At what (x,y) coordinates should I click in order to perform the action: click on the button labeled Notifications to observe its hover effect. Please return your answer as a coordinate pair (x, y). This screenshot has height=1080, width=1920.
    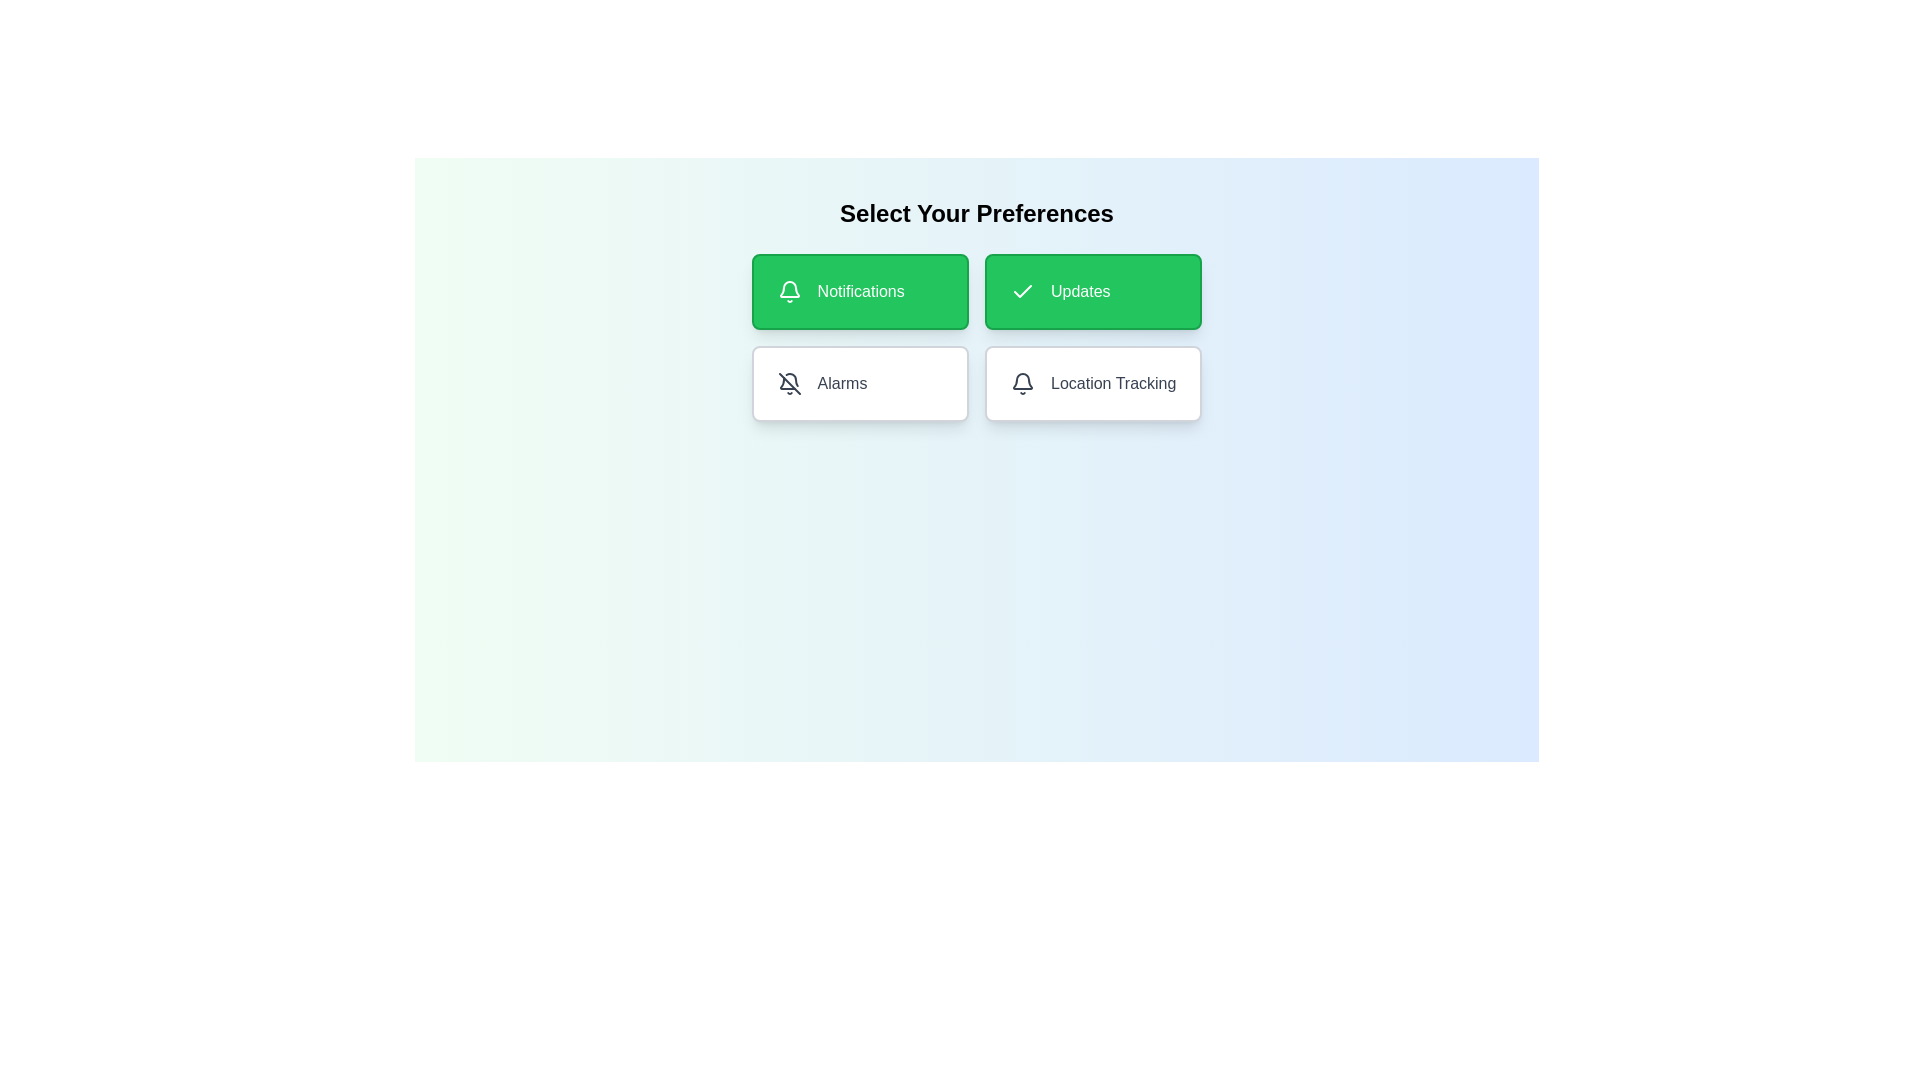
    Looking at the image, I should click on (859, 292).